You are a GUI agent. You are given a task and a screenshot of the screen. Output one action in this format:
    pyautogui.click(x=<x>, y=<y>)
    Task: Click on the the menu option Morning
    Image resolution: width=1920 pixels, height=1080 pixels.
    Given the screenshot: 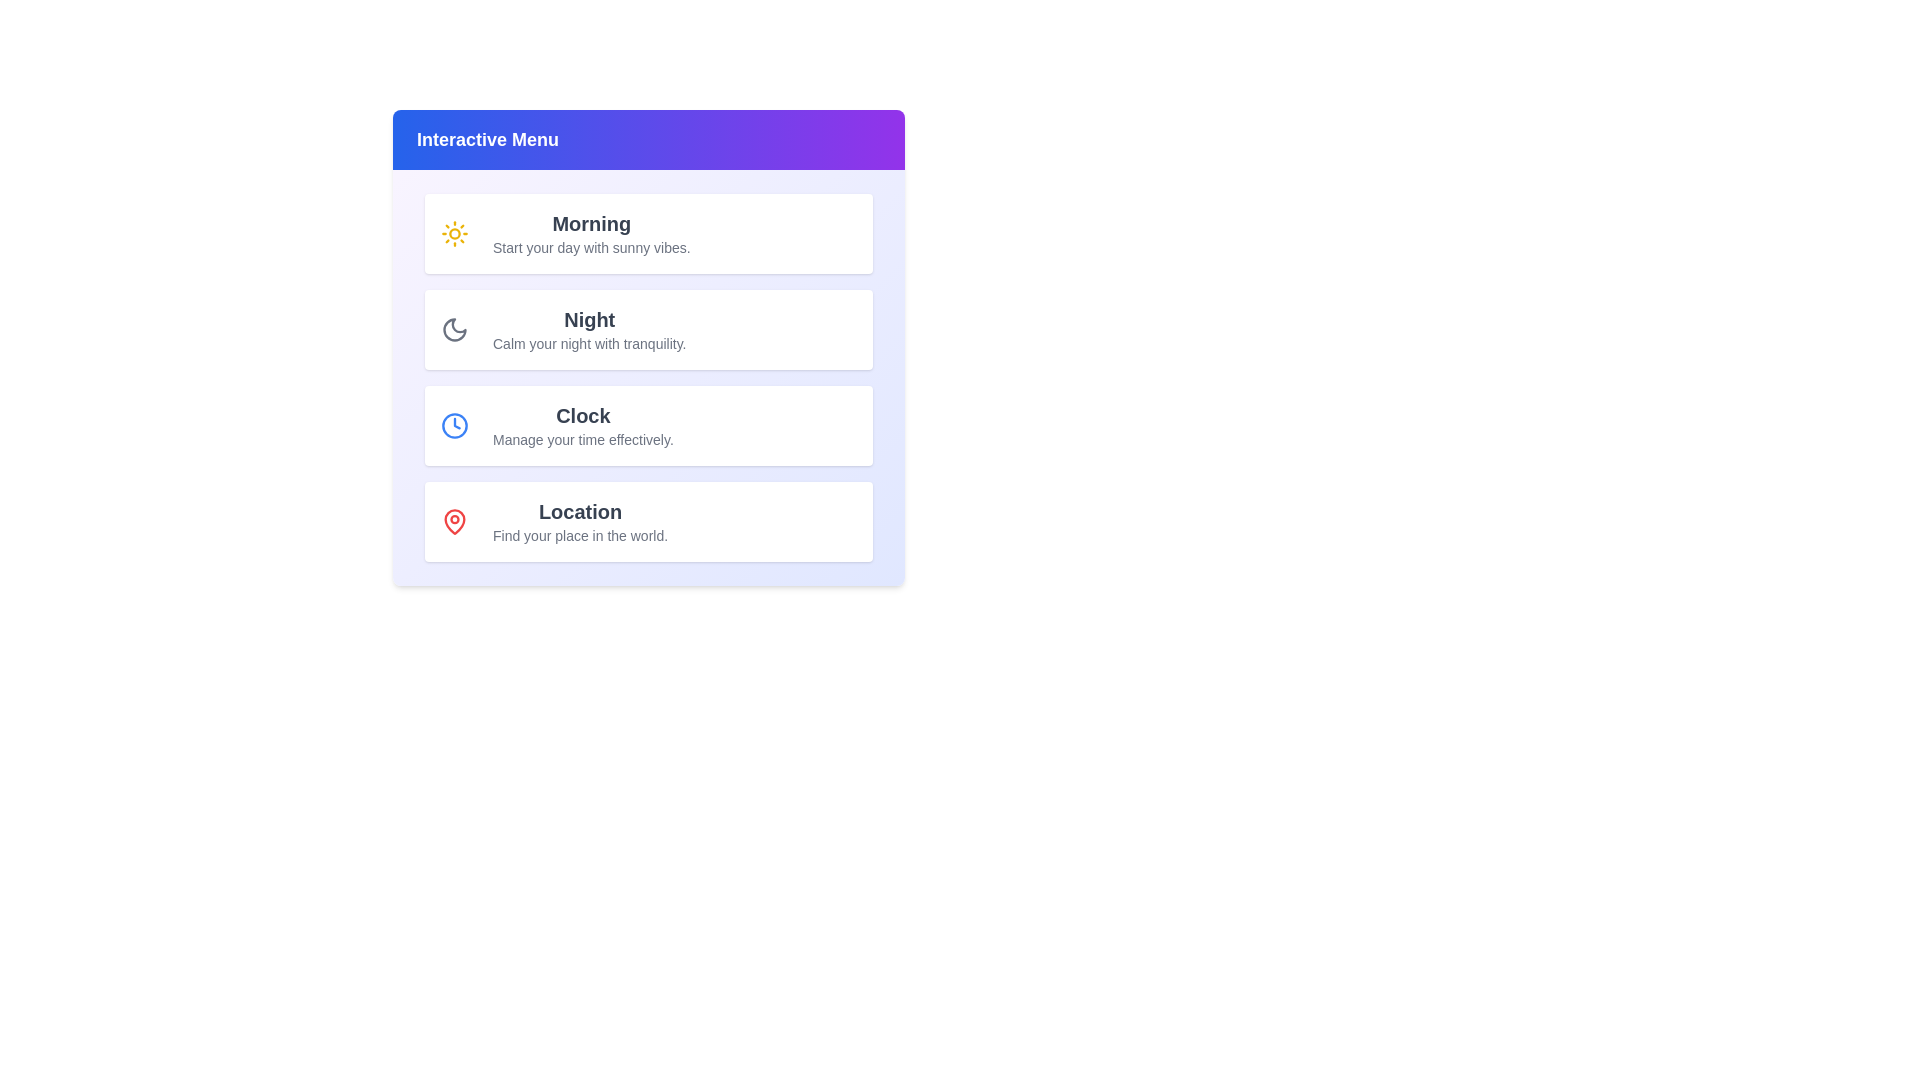 What is the action you would take?
    pyautogui.click(x=648, y=233)
    